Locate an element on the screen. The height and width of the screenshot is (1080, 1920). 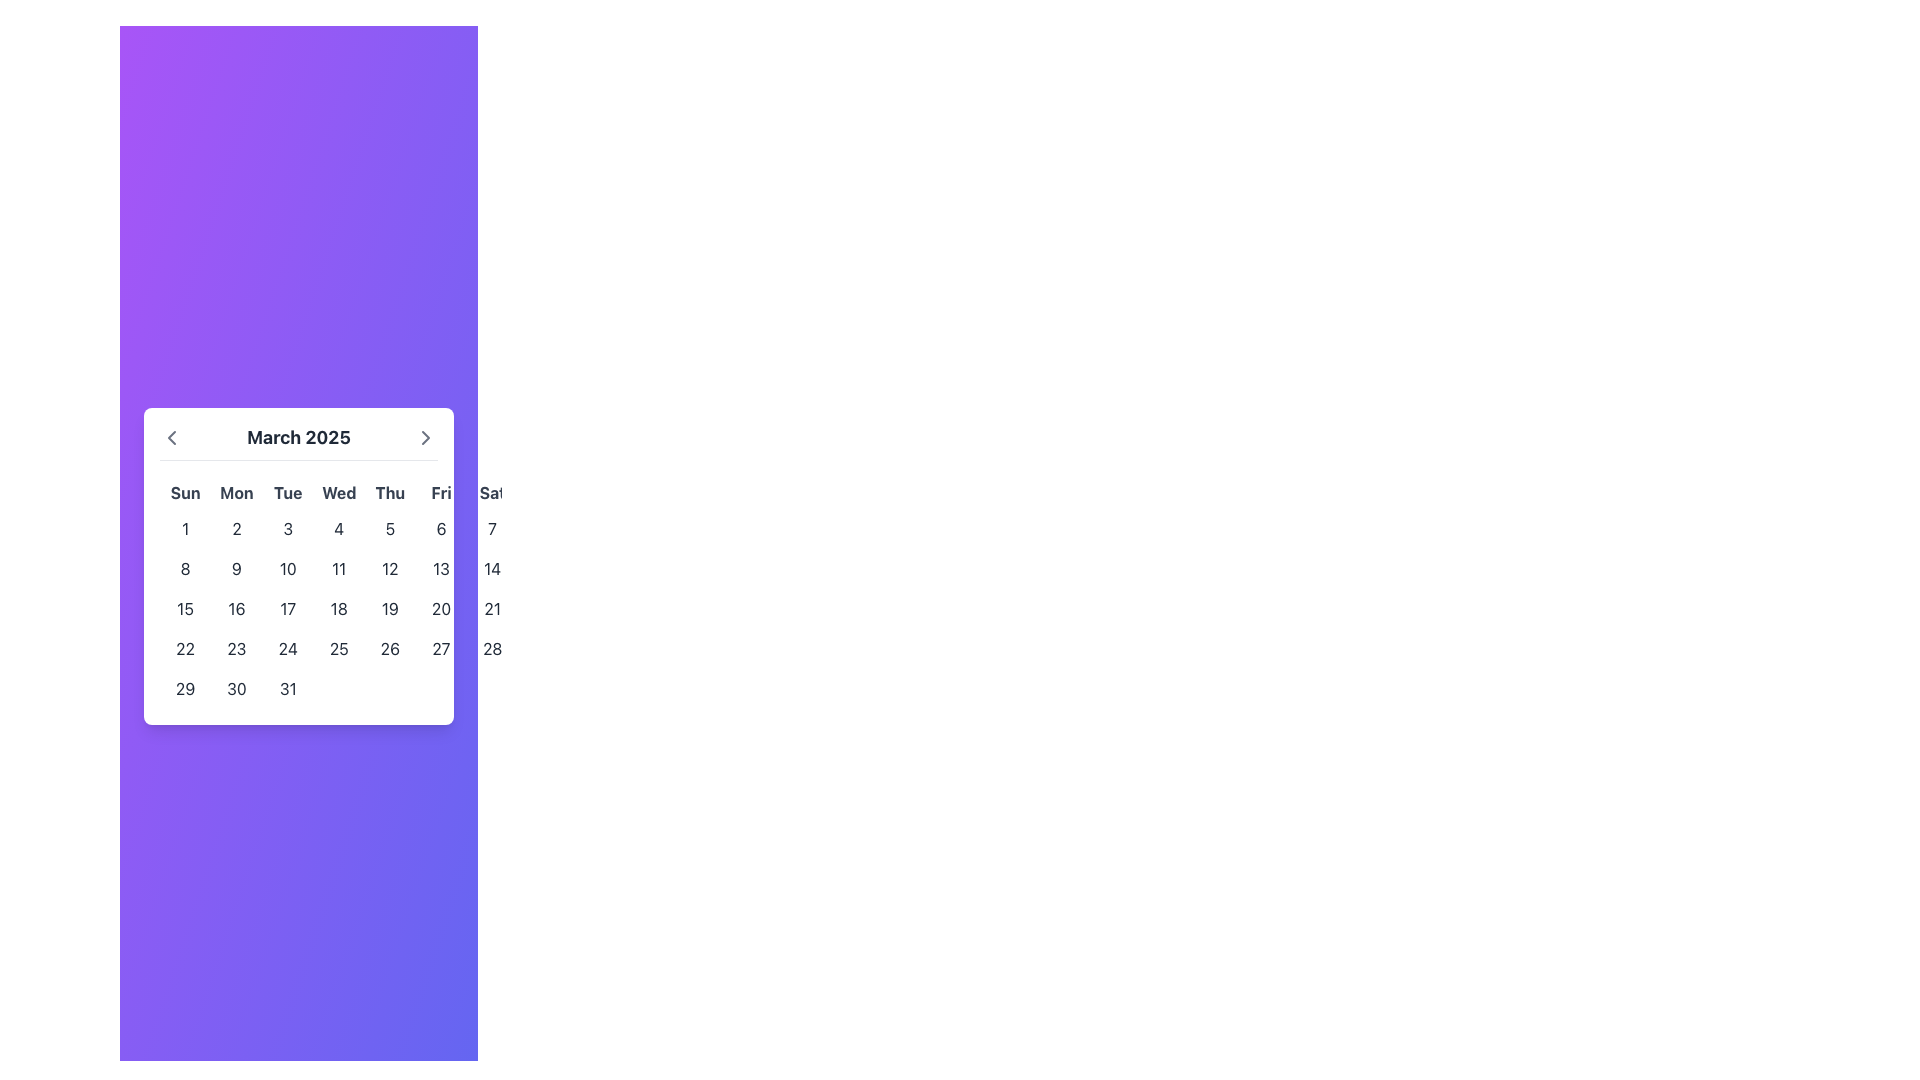
the Text label representing the 11th day in the calendar widget is located at coordinates (339, 568).